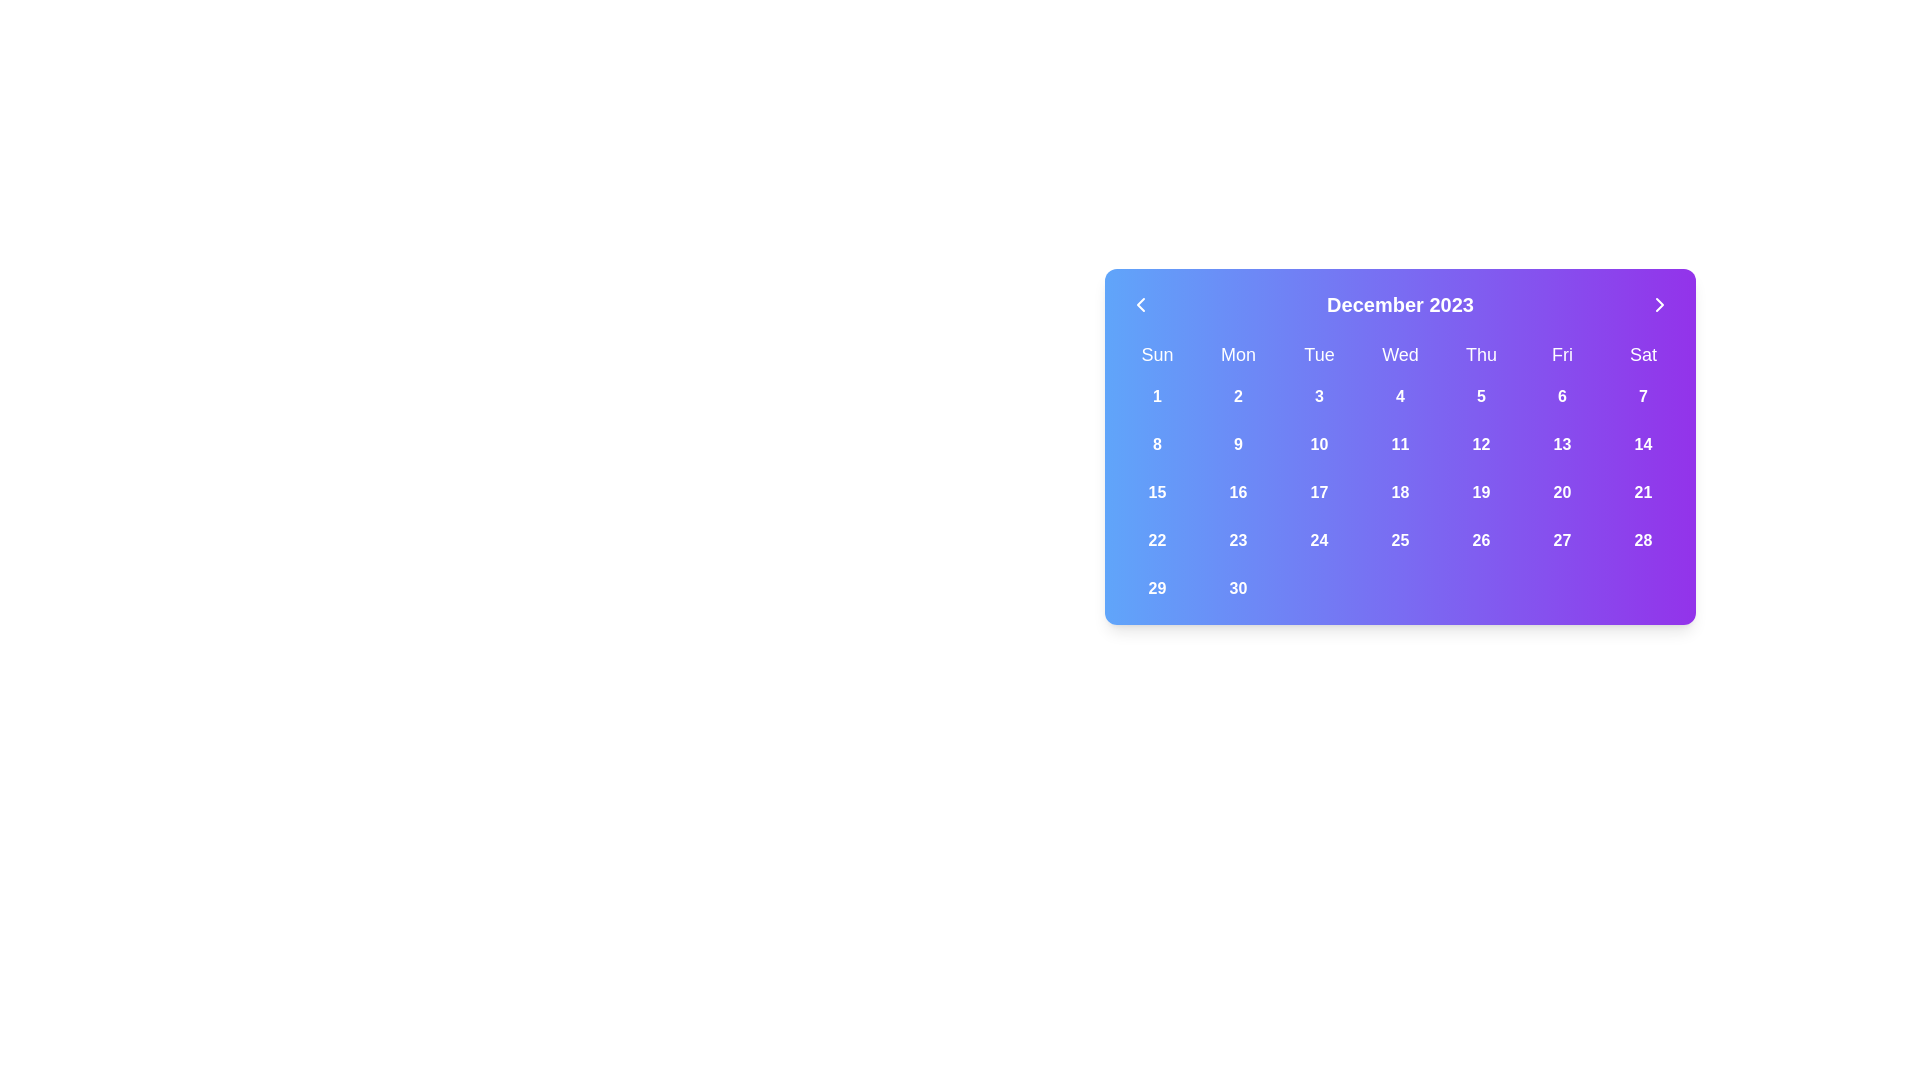  I want to click on the circular button labeled '8' in the calendar grid, so click(1157, 443).